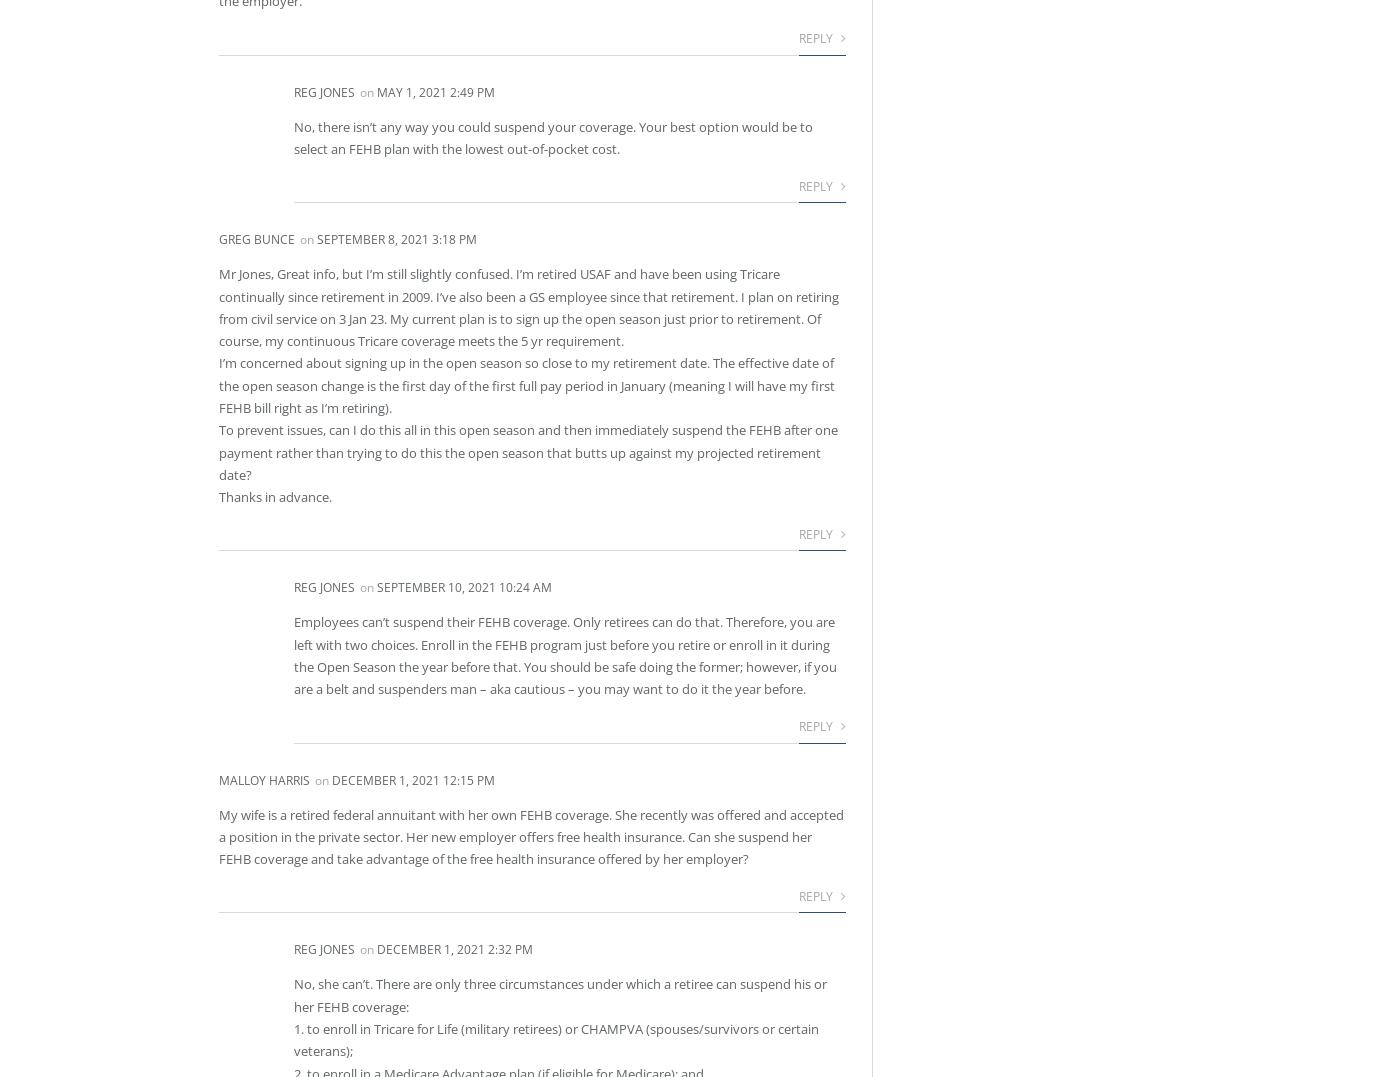 The image size is (1391, 1077). What do you see at coordinates (559, 994) in the screenshot?
I see `'No, she can’t. There are only three circumstances under which a retiree can suspend his or her FEHB coverage:'` at bounding box center [559, 994].